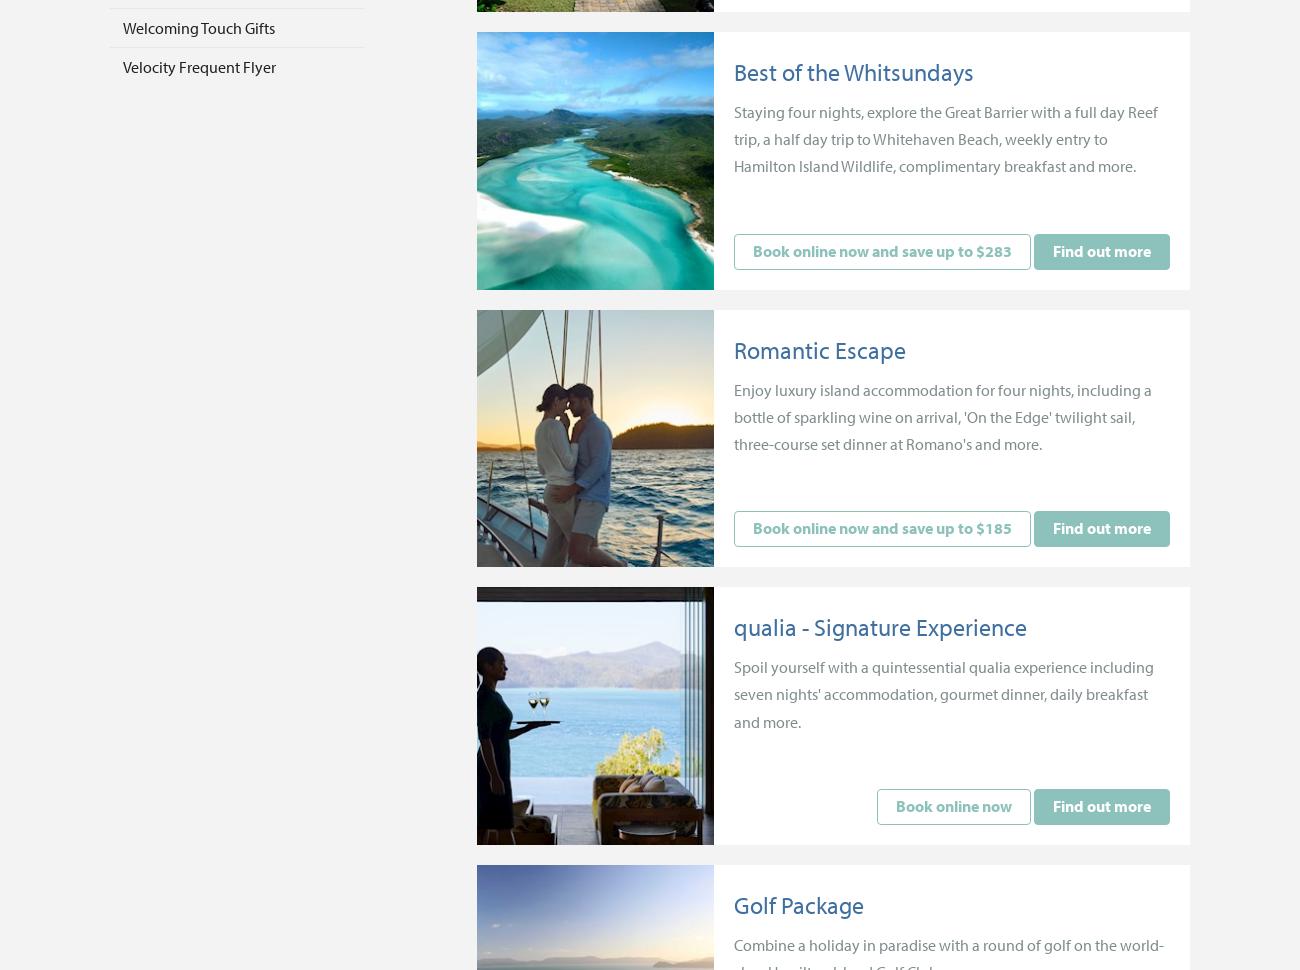 This screenshot has width=1300, height=970. I want to click on 'Romantic Escape', so click(733, 348).